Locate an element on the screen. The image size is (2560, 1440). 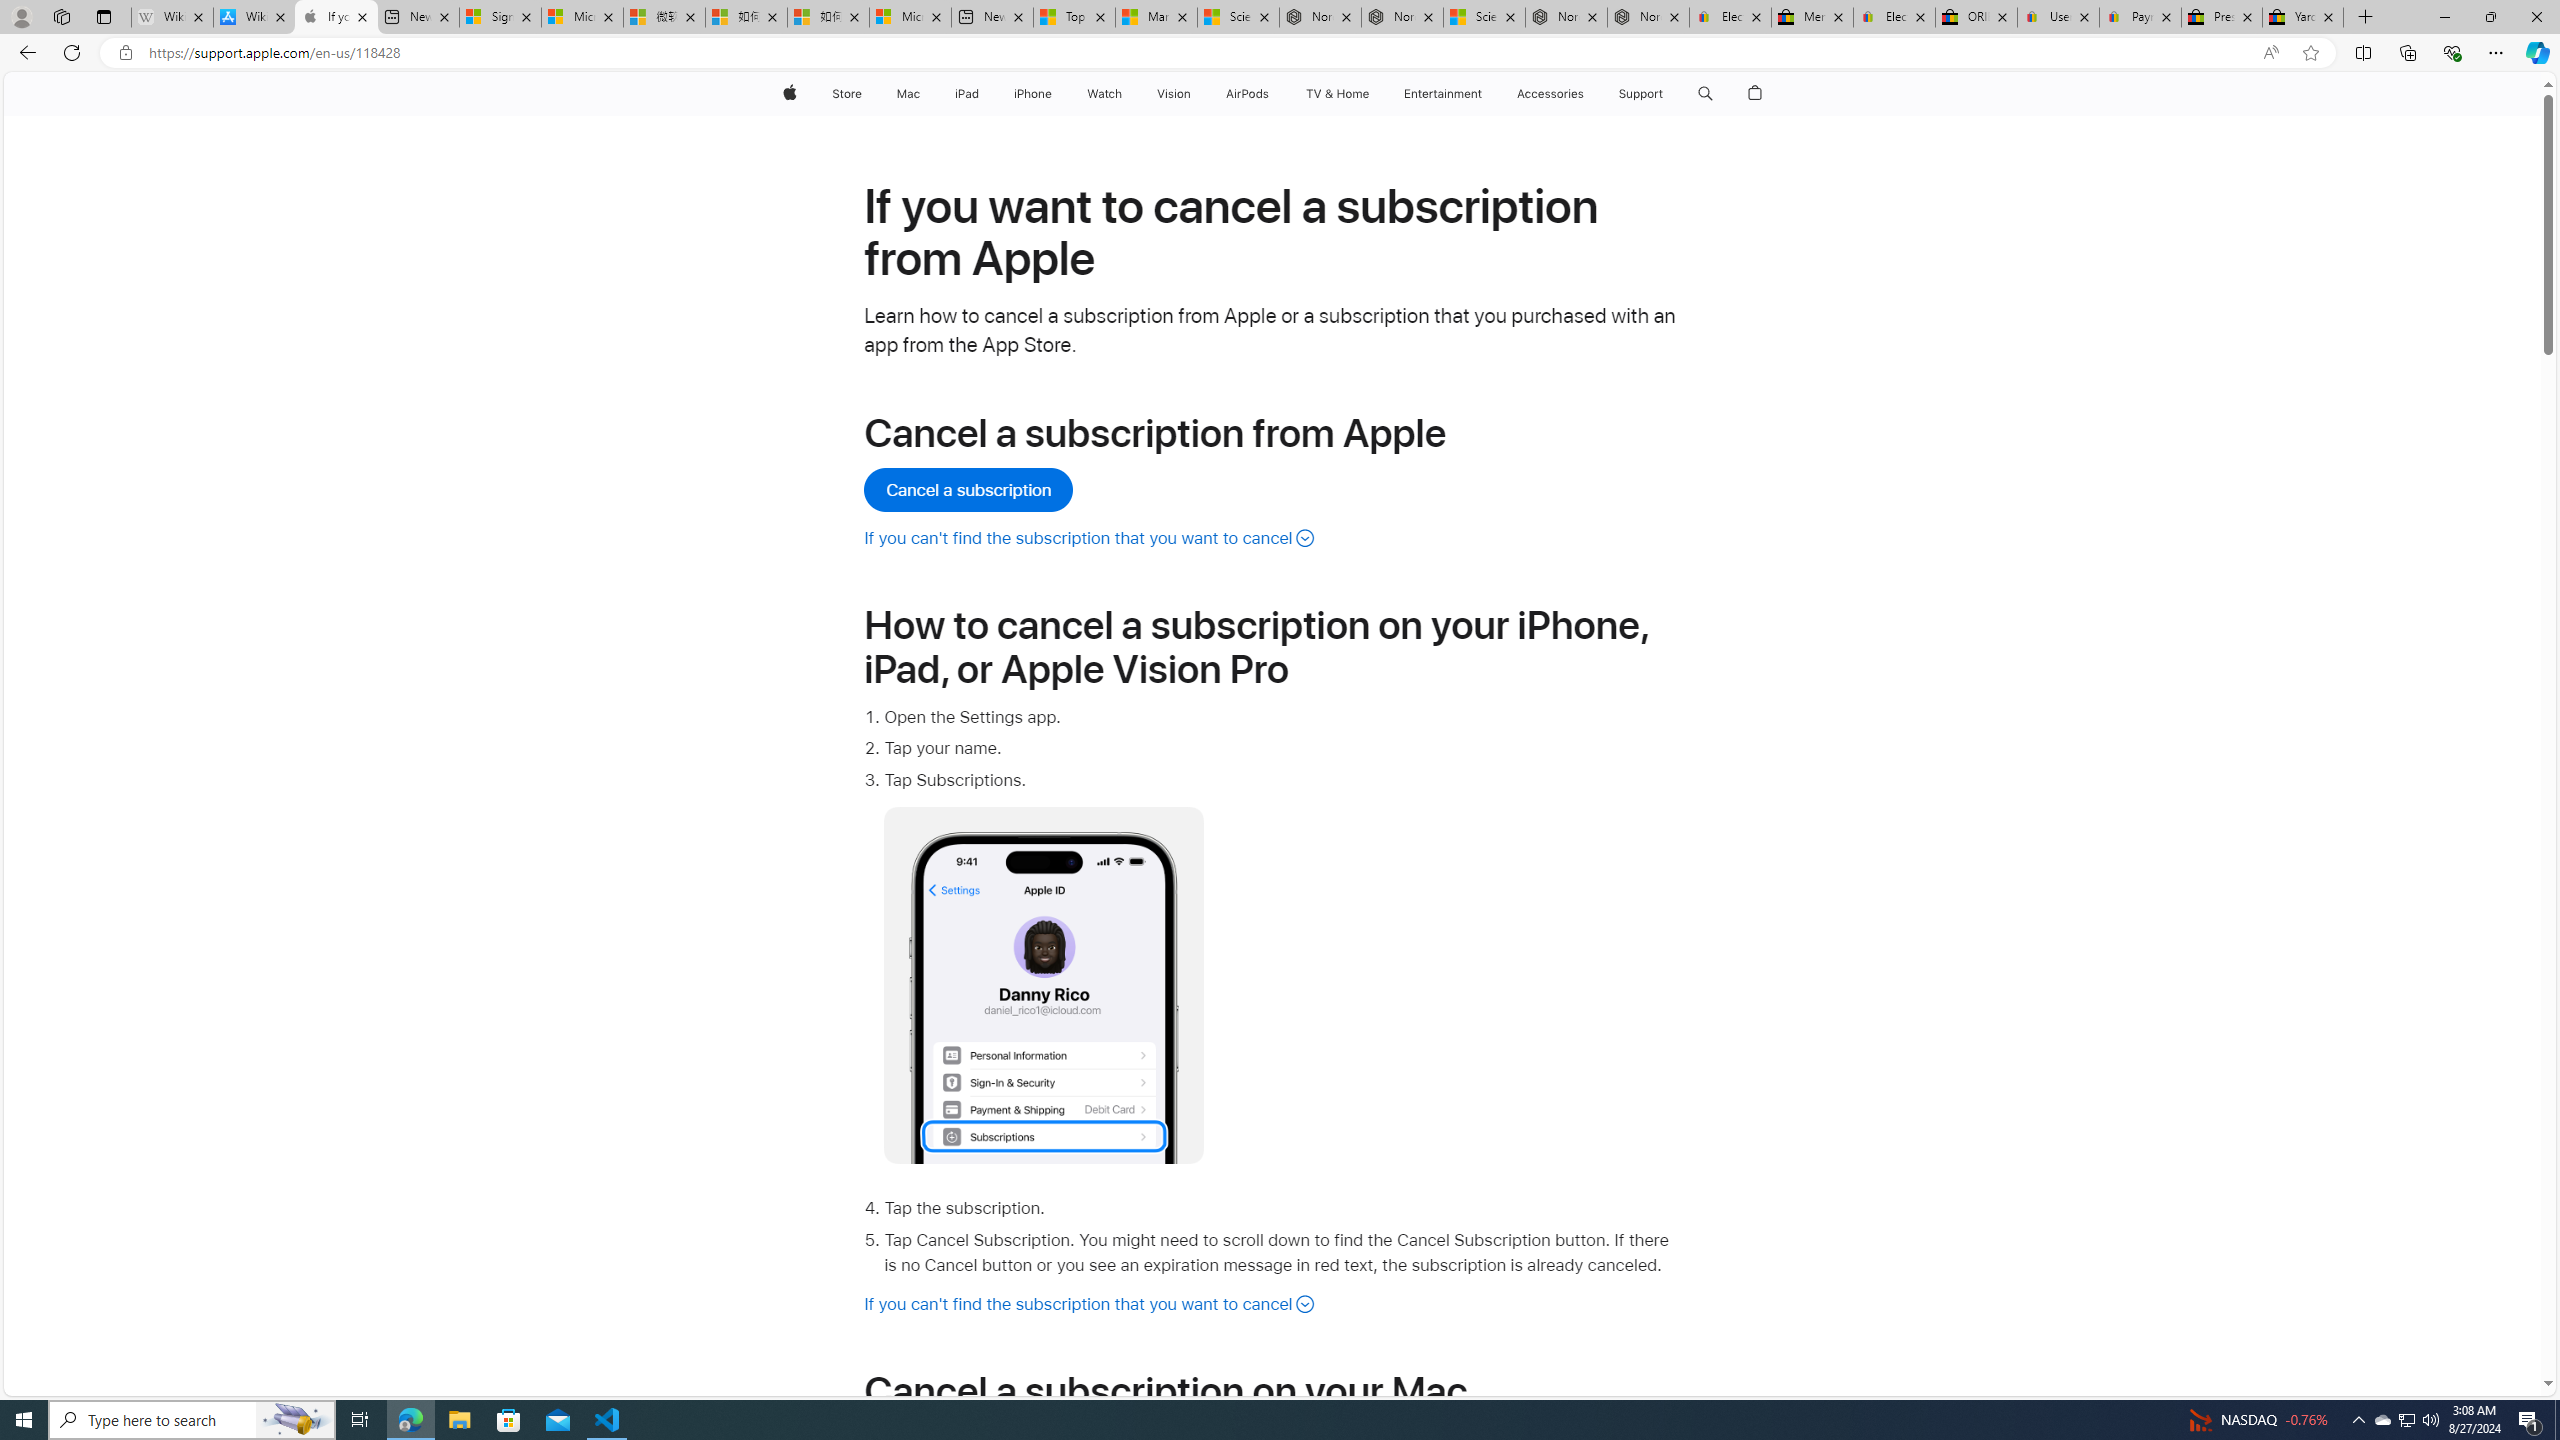
'Mac' is located at coordinates (906, 93).